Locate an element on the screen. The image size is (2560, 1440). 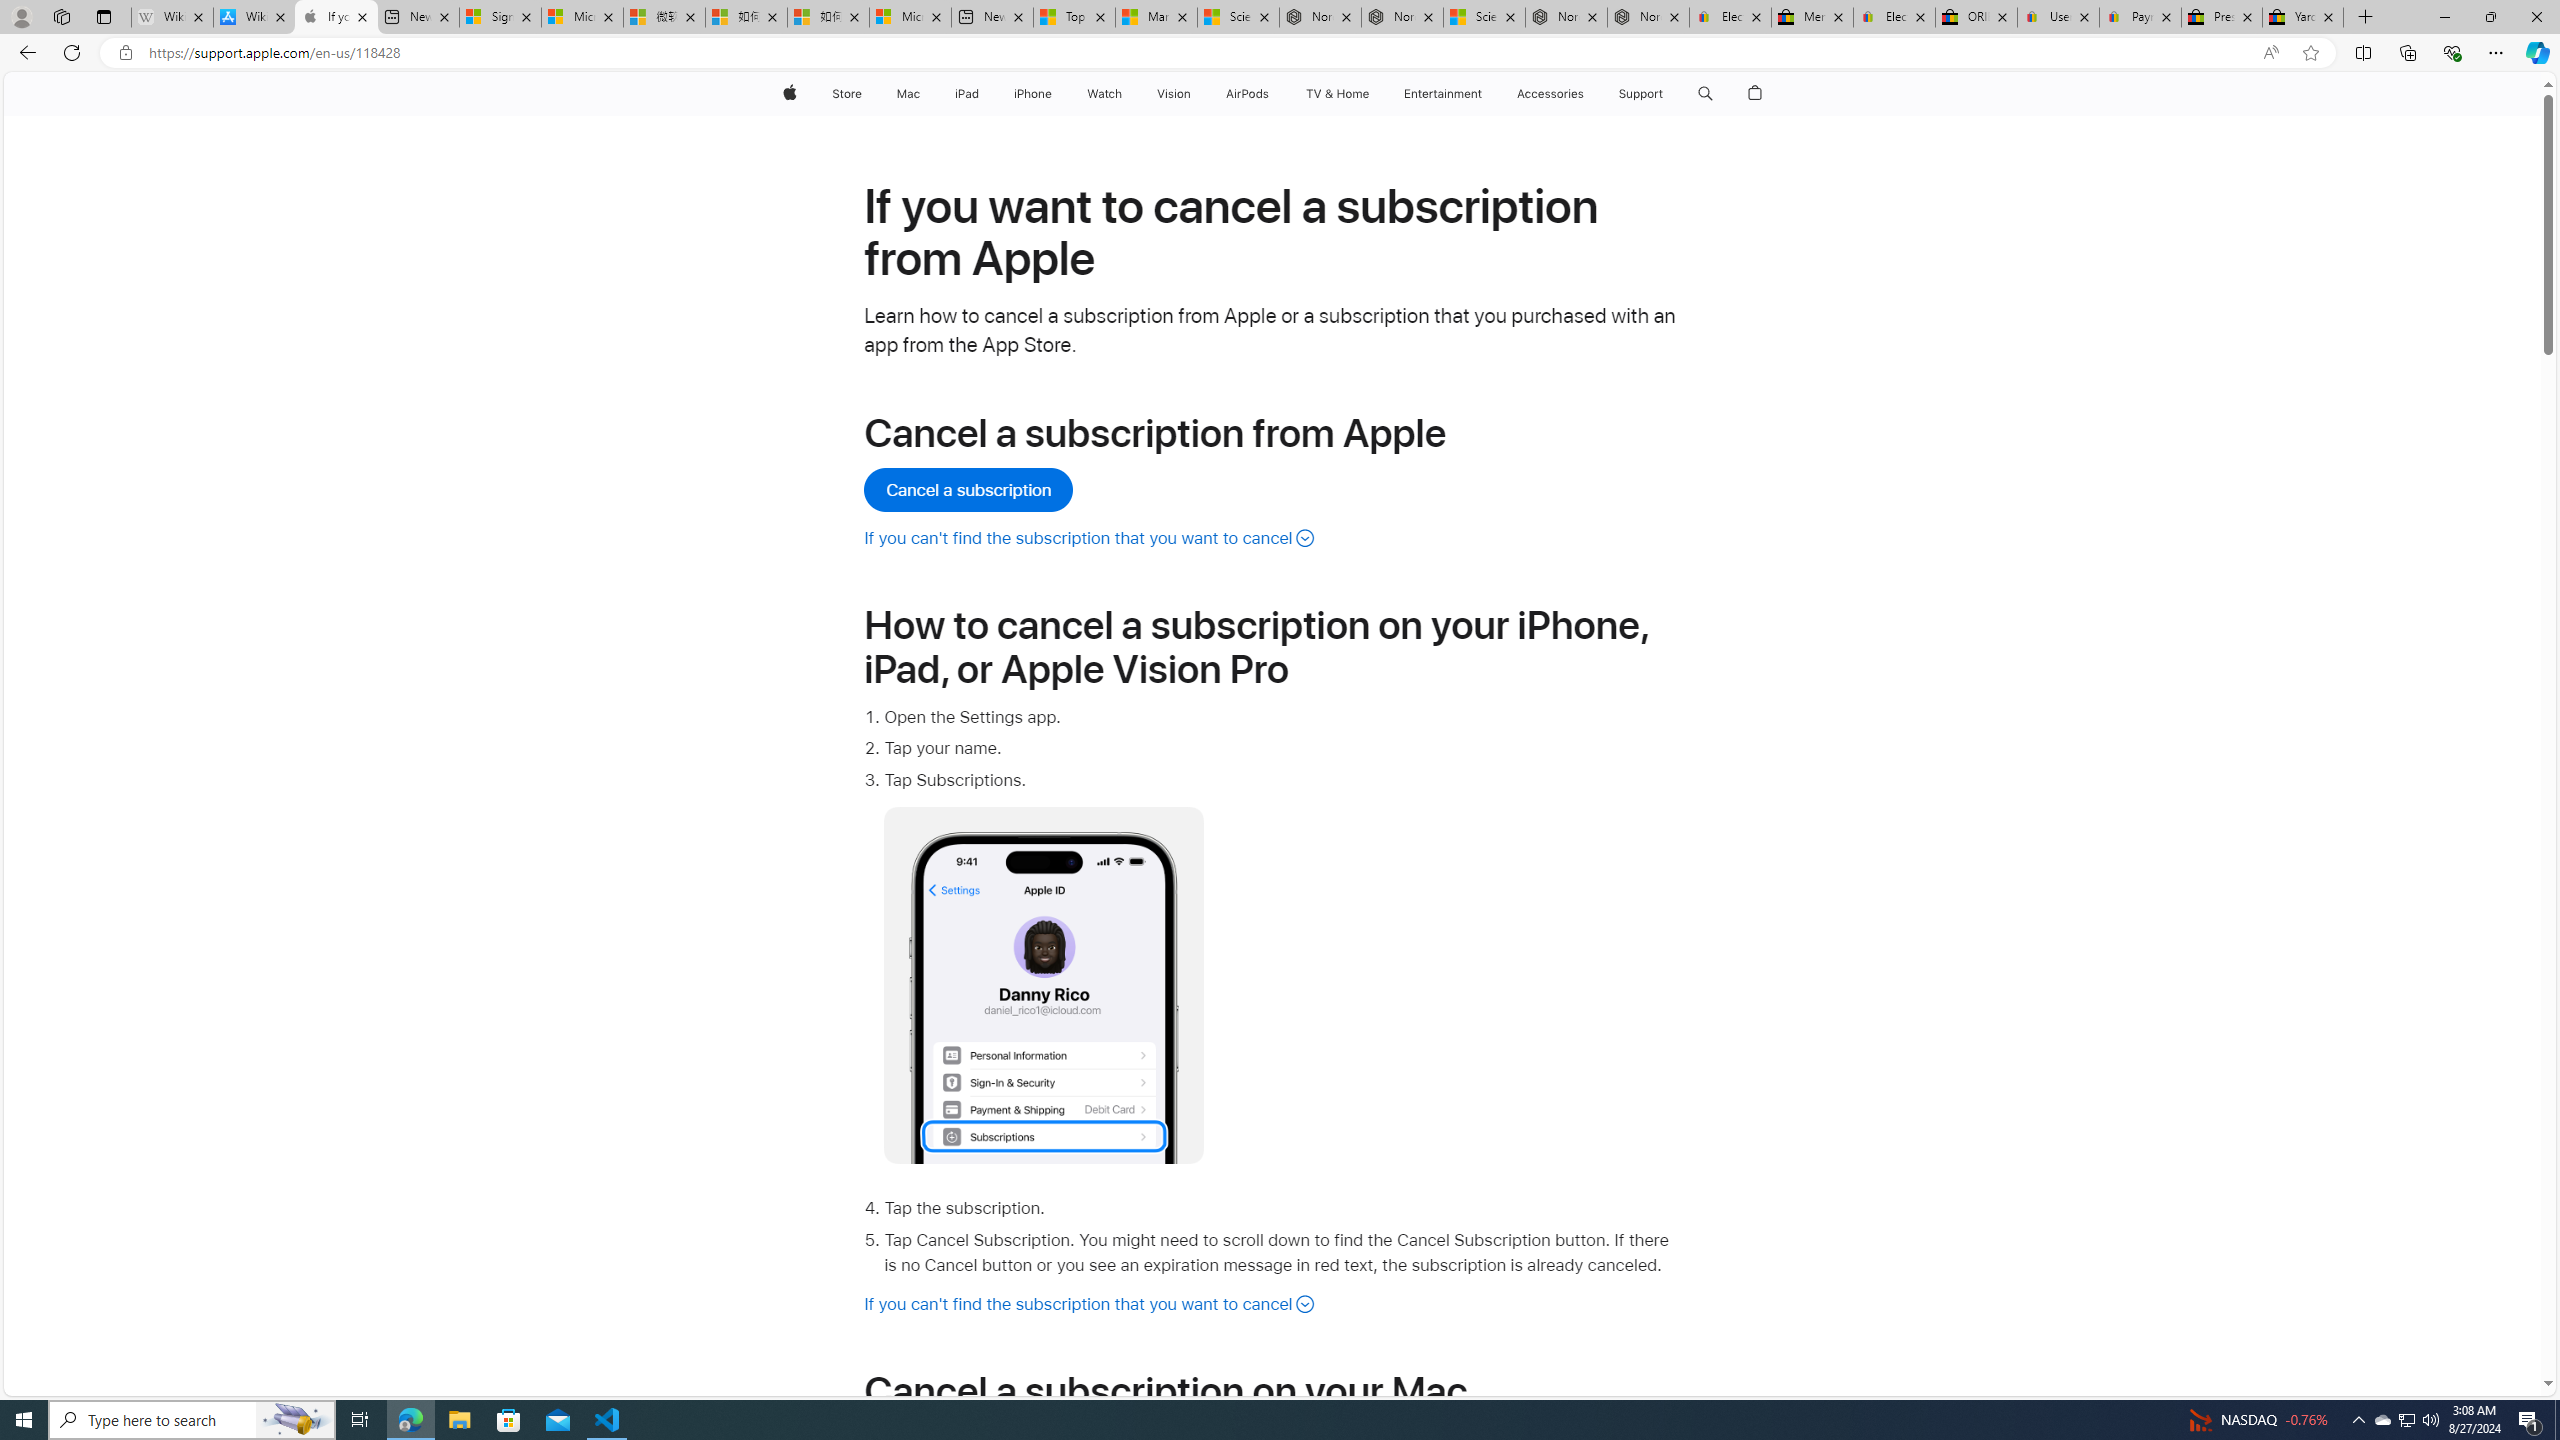
'Mac' is located at coordinates (906, 93).